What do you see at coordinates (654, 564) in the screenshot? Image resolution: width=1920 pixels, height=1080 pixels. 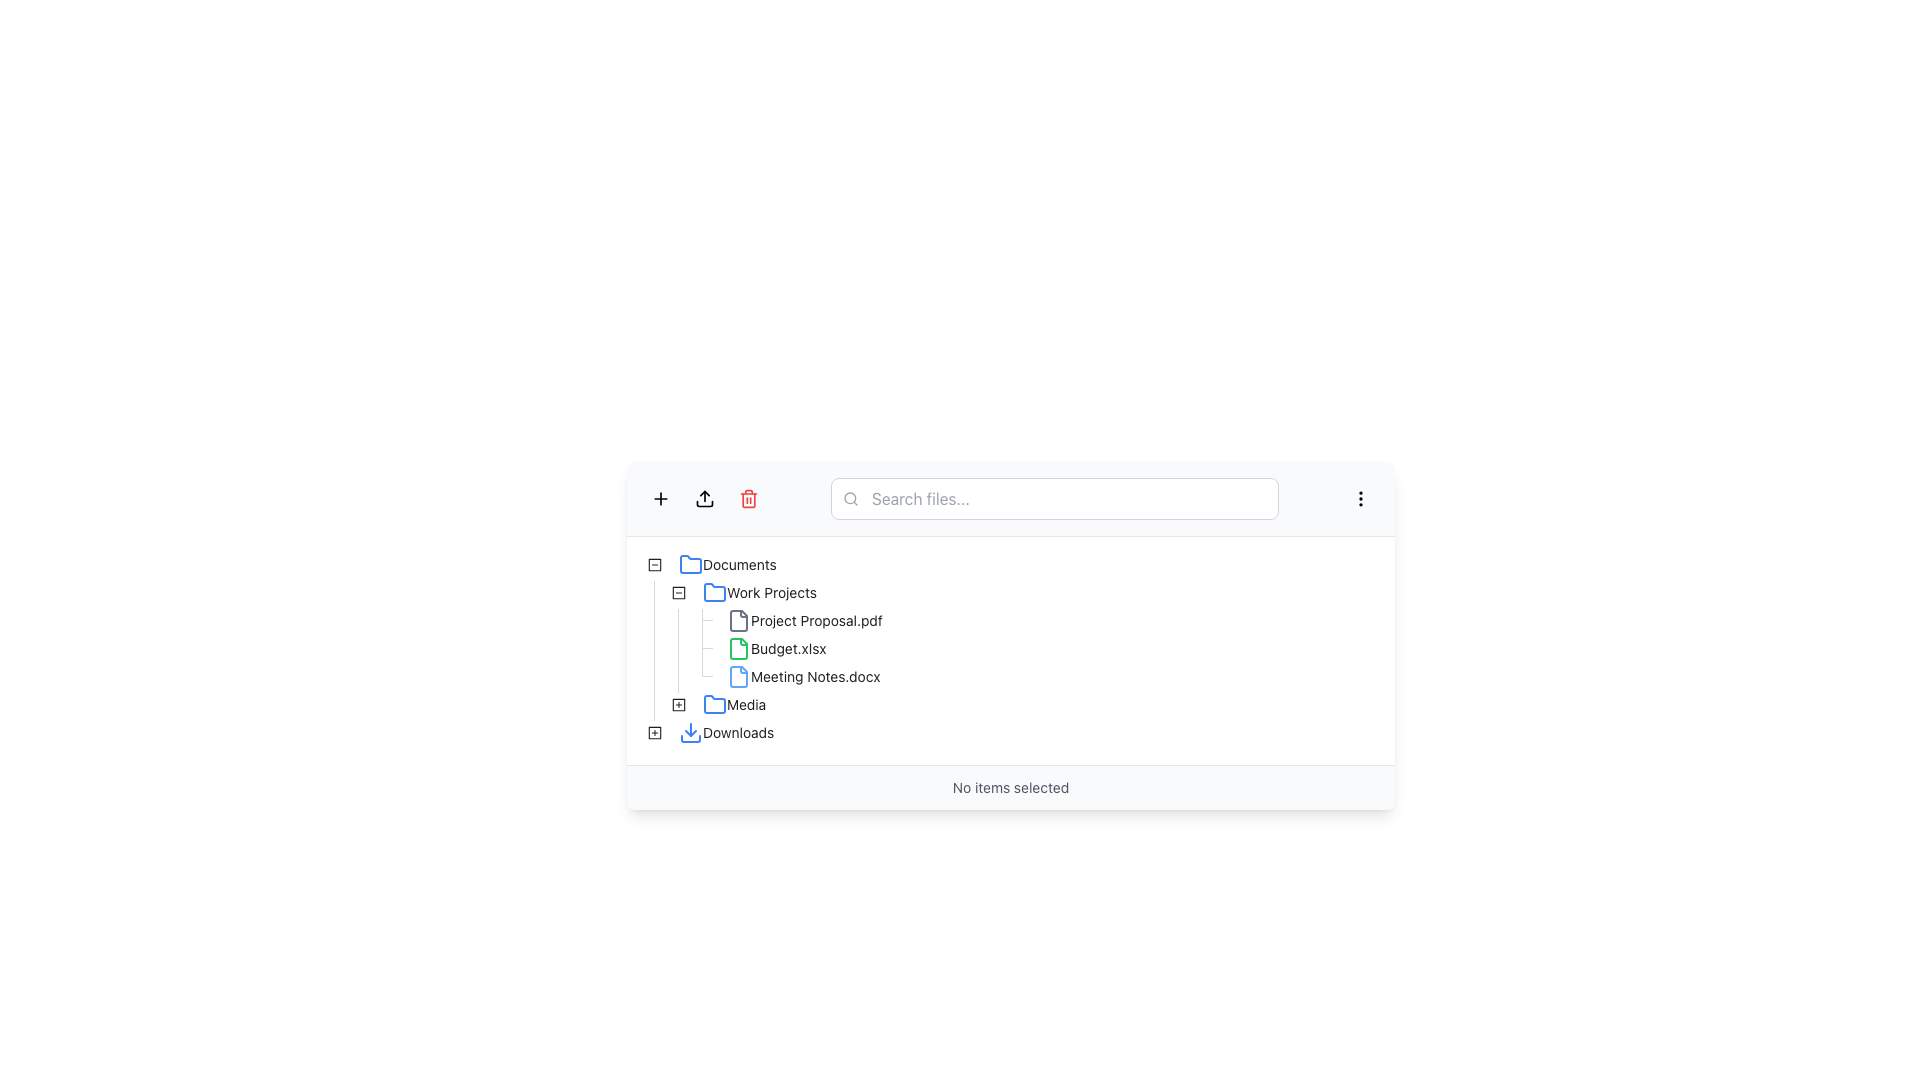 I see `the toggle button or expander icon with a minus symbol at its center, located to the left of the 'Documents' label in the tree view` at bounding box center [654, 564].